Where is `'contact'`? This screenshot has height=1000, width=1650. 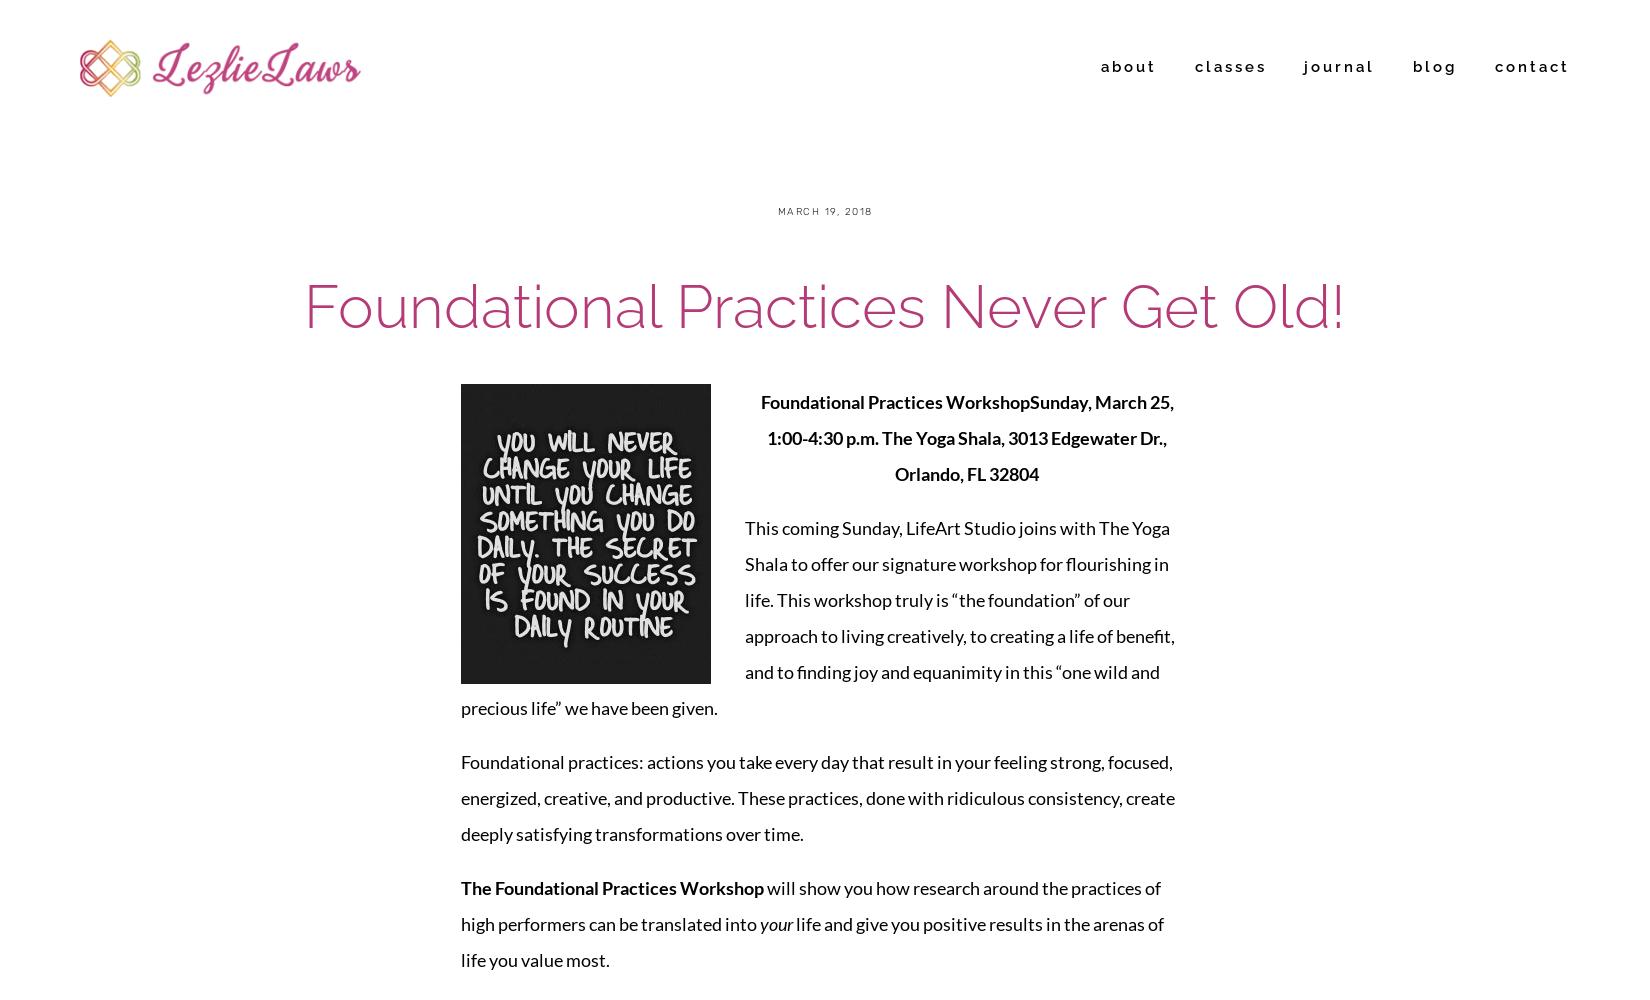
'contact' is located at coordinates (1494, 66).